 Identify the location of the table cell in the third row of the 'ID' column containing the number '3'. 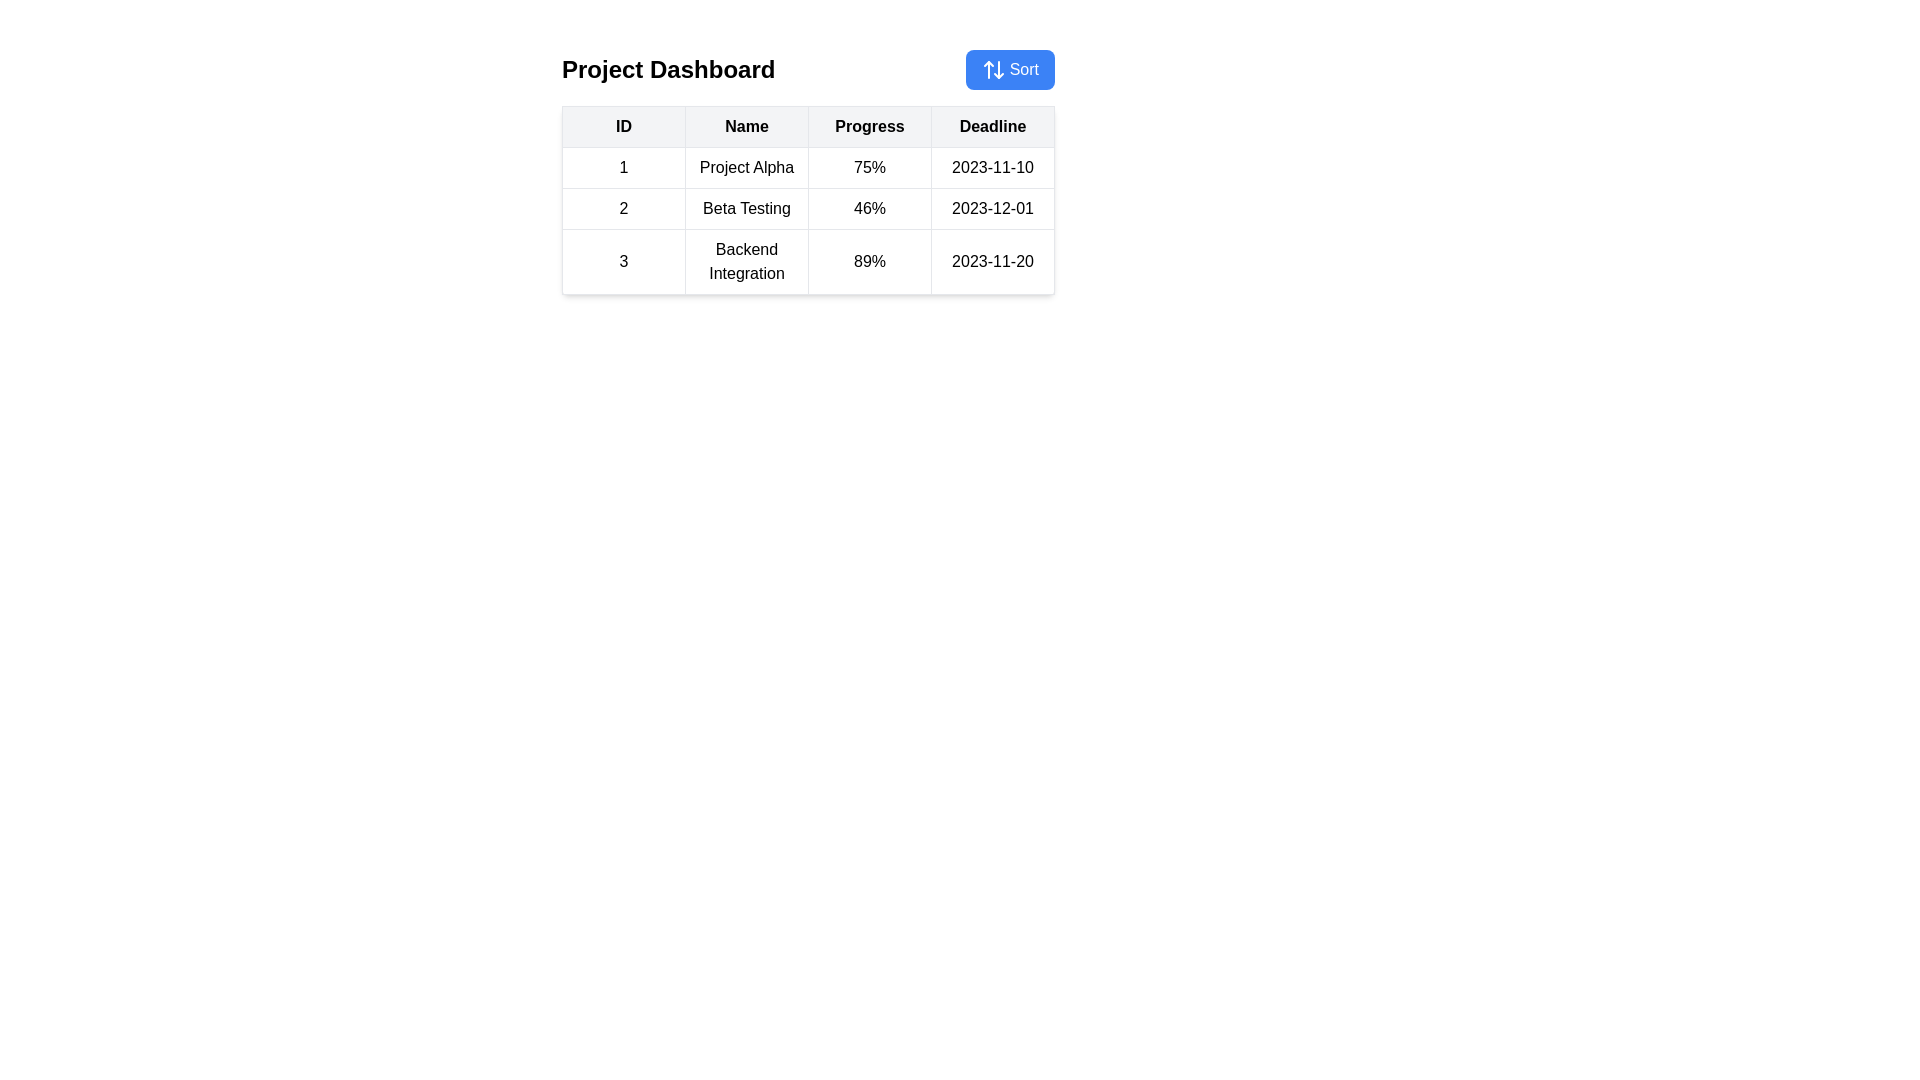
(623, 261).